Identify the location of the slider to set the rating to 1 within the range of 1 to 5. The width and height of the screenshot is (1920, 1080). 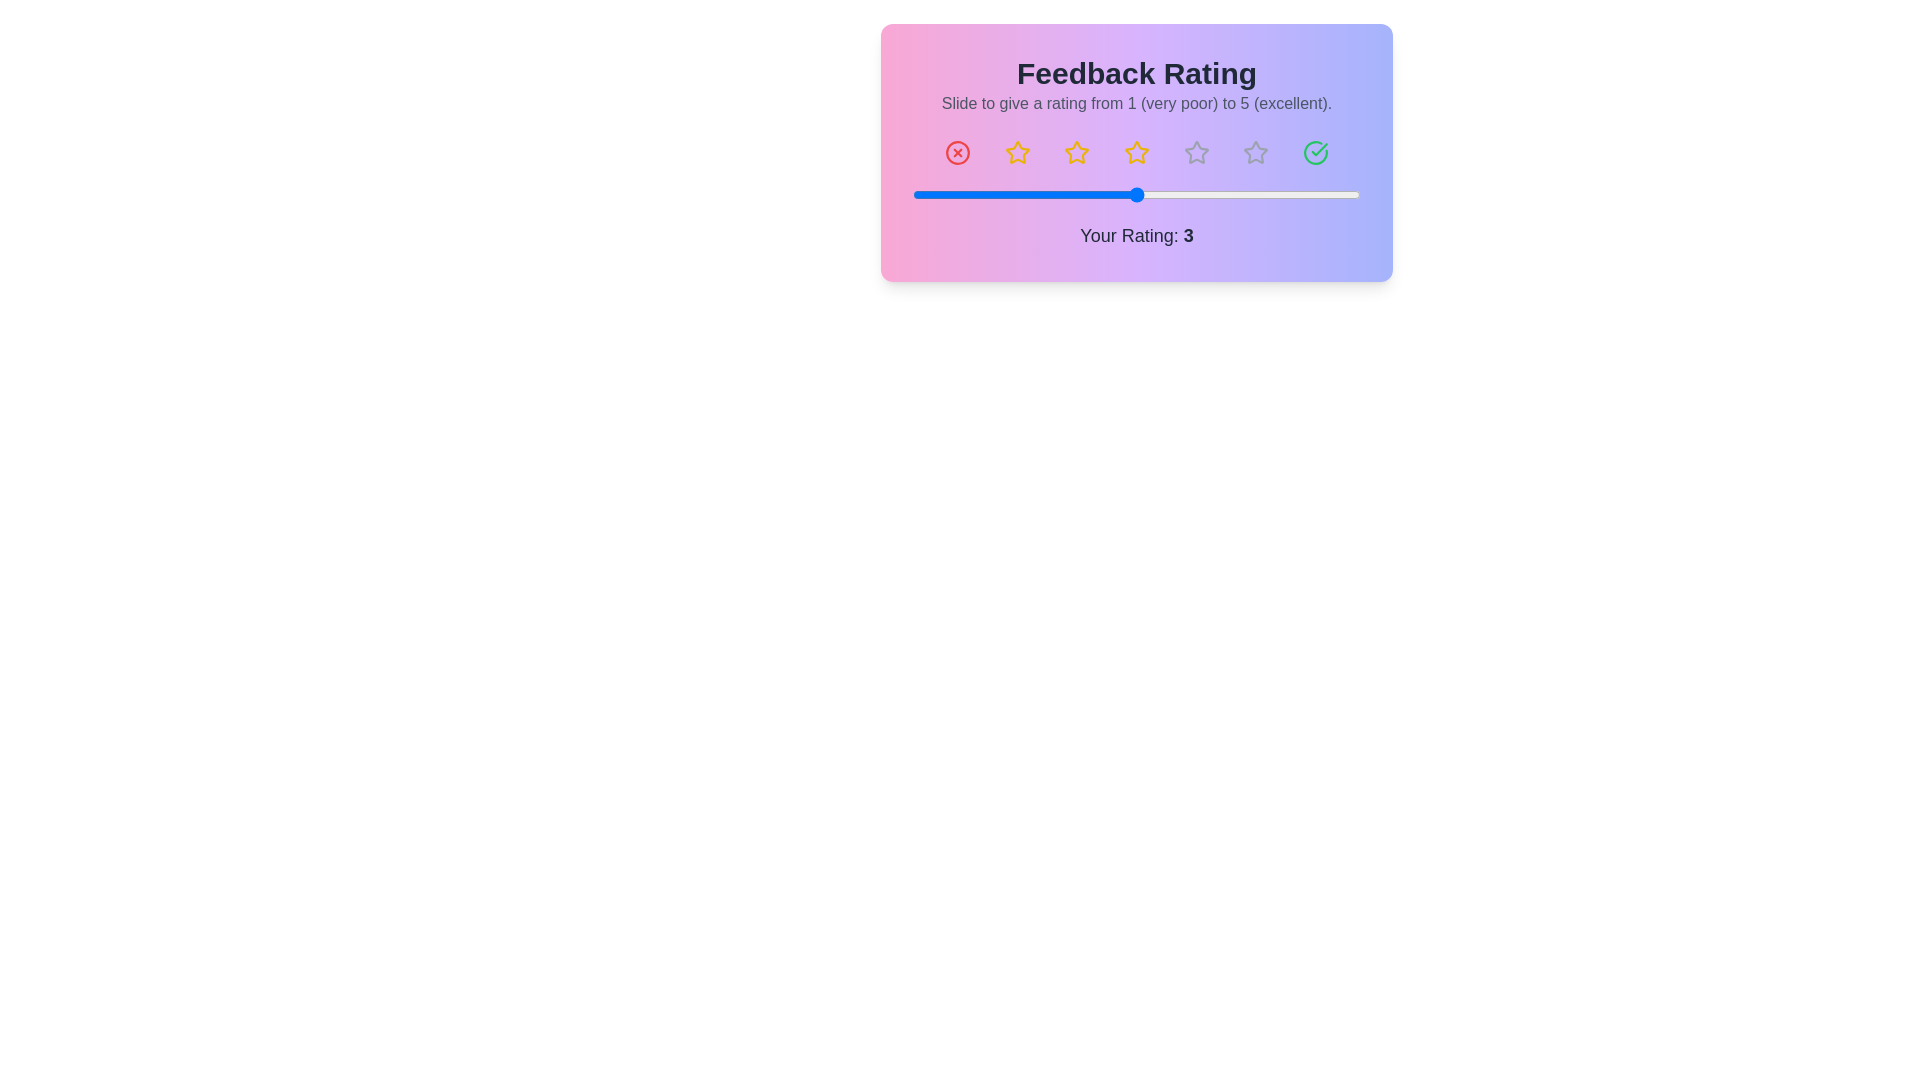
(911, 195).